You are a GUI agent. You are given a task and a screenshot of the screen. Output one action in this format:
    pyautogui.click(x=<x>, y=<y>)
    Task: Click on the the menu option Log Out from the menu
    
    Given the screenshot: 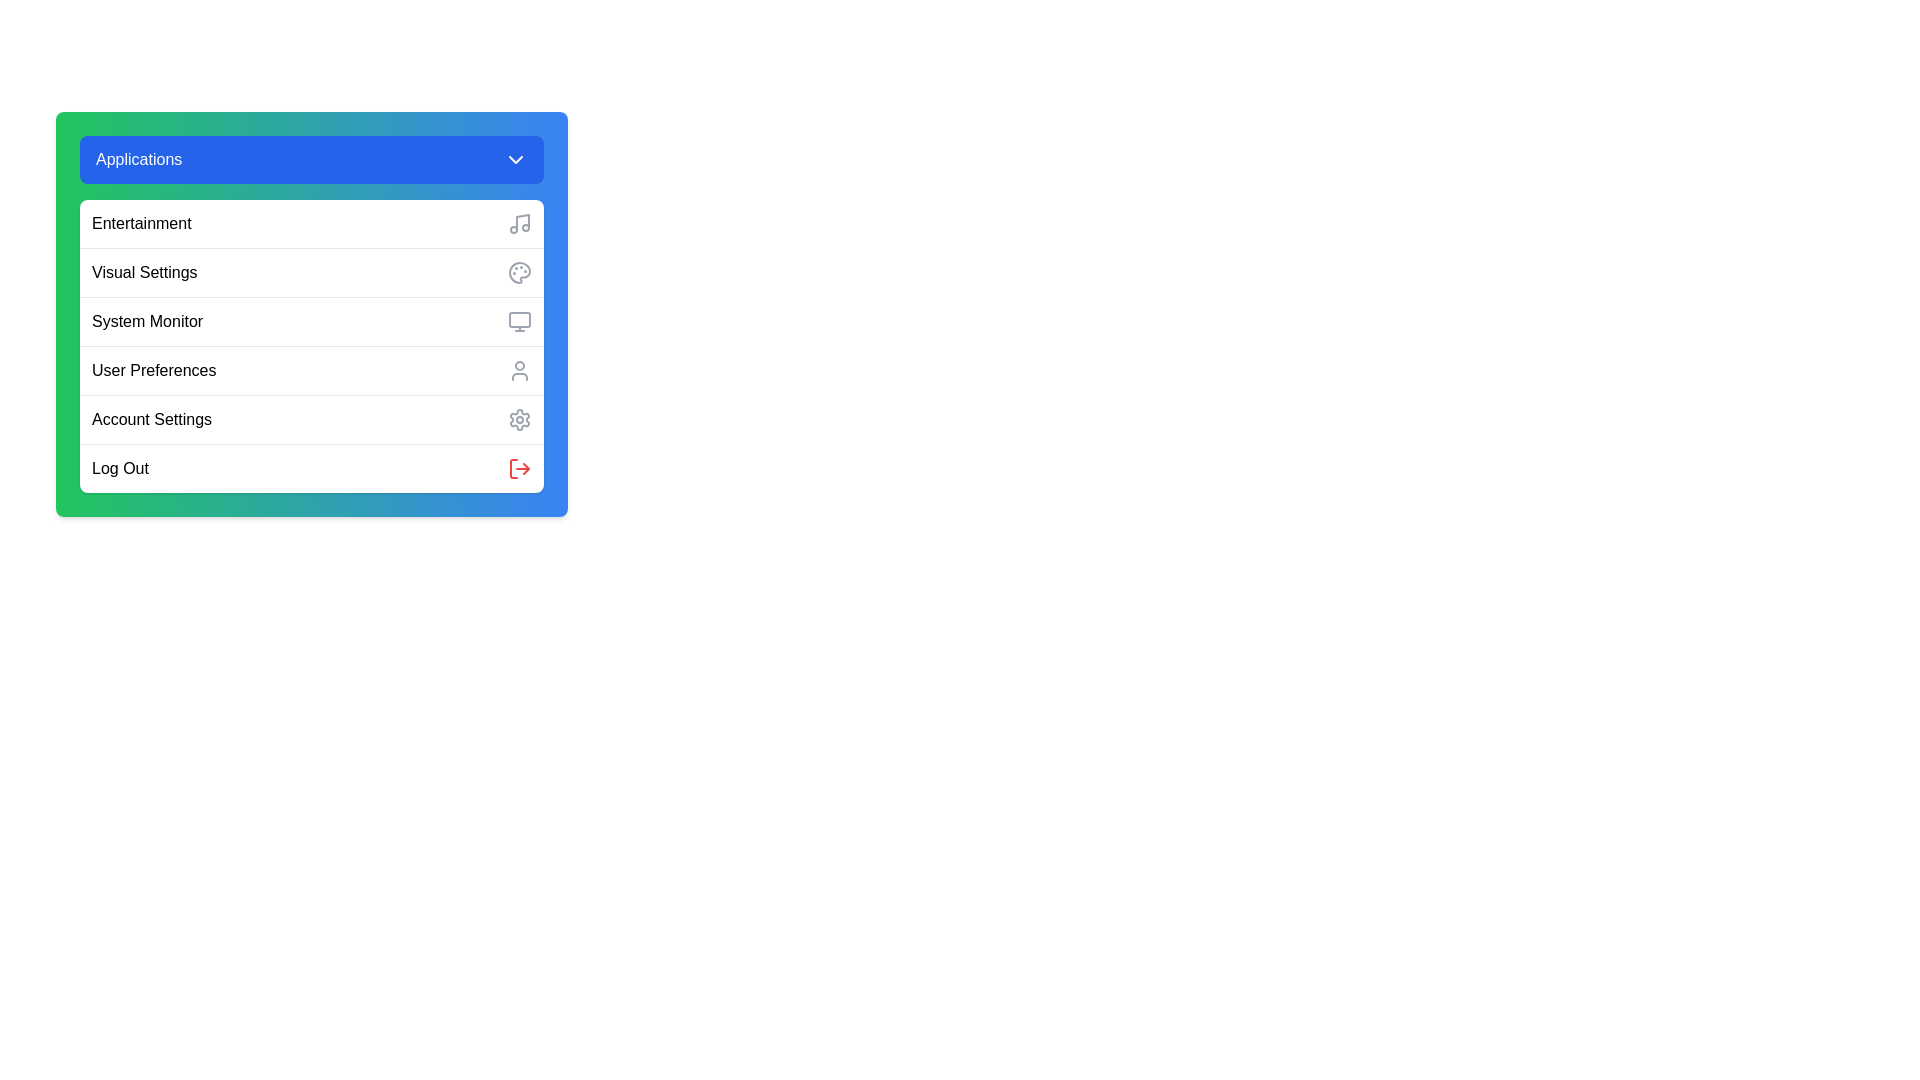 What is the action you would take?
    pyautogui.click(x=311, y=468)
    